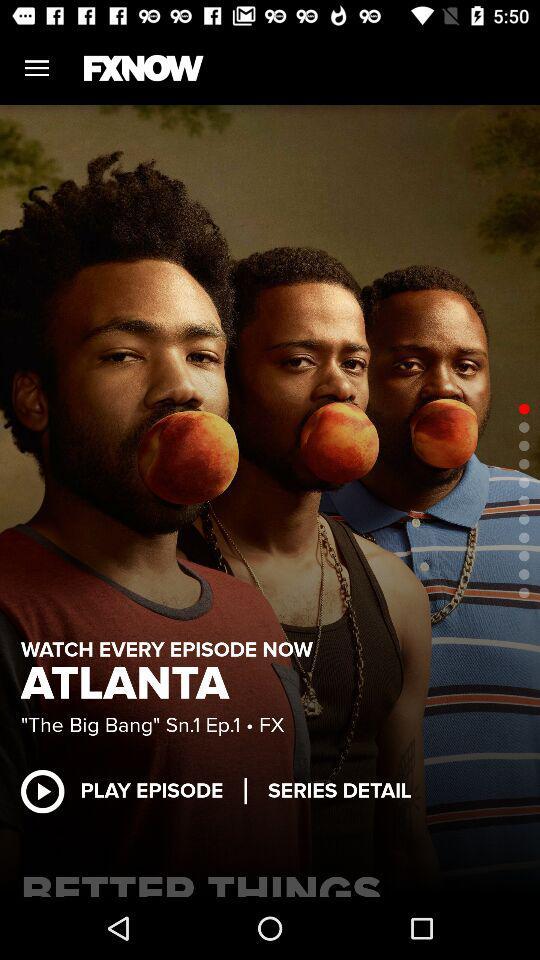  Describe the element at coordinates (132, 791) in the screenshot. I see `the icon below the big bang icon` at that location.